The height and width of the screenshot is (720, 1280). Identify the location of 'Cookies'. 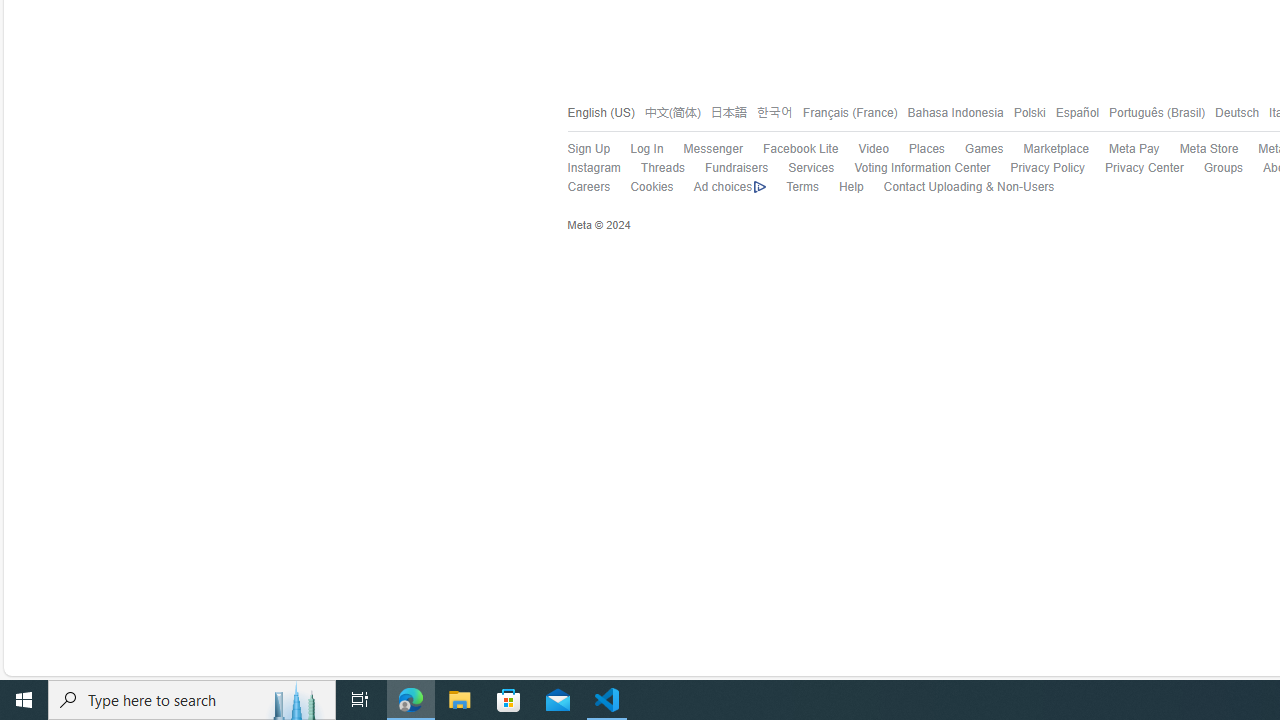
(652, 187).